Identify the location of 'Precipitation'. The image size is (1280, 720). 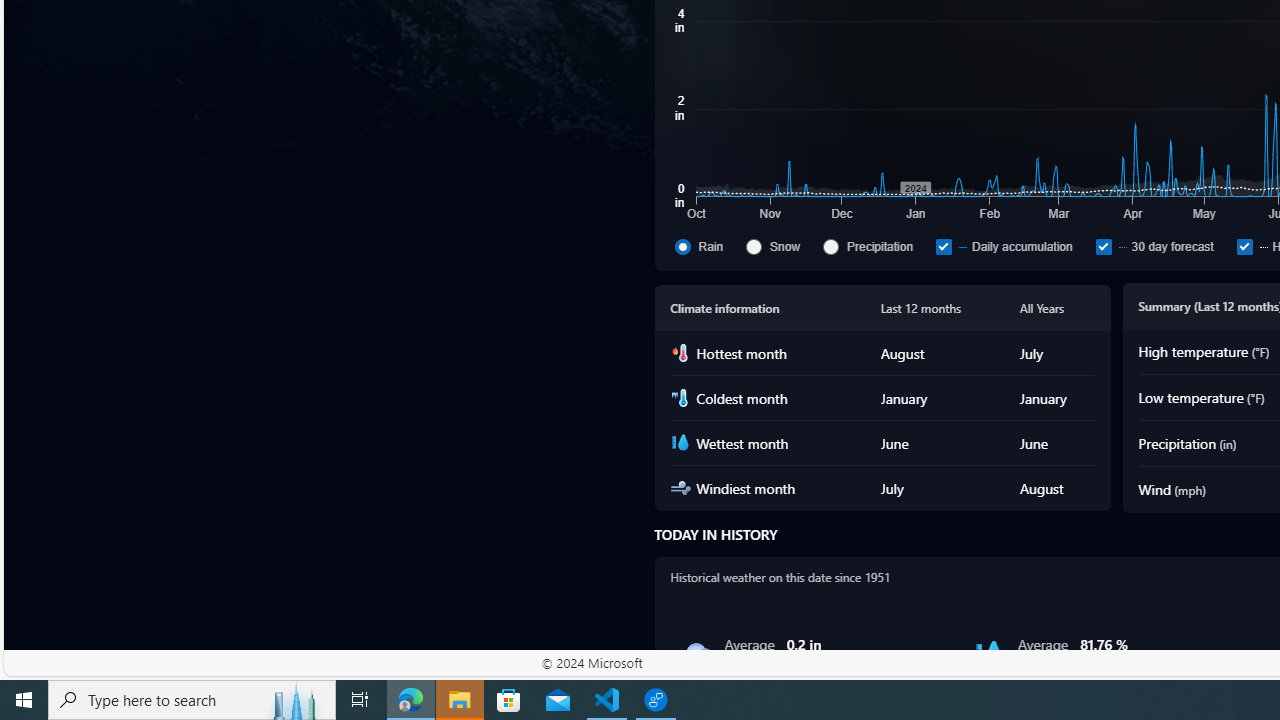
(831, 245).